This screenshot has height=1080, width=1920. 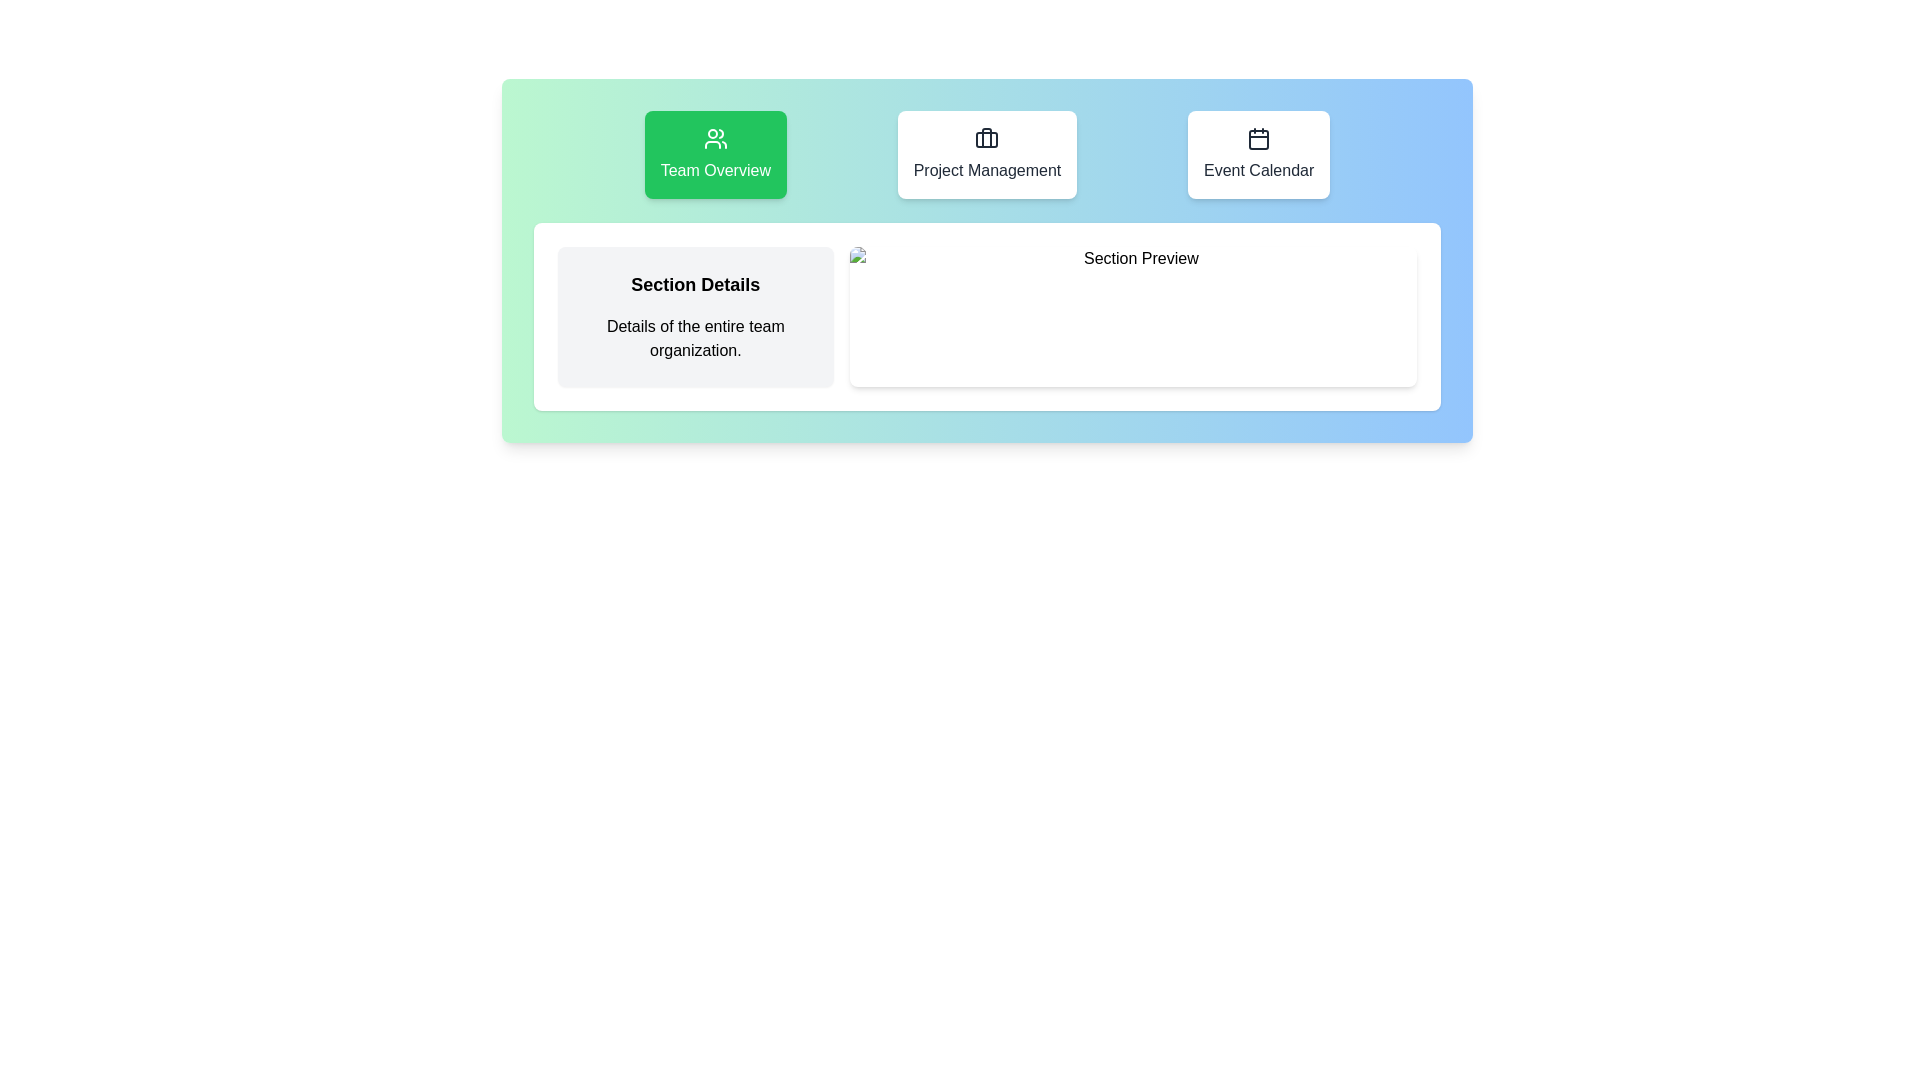 What do you see at coordinates (987, 153) in the screenshot?
I see `the middle button labeled 'Project Management' with a suitcase icon` at bounding box center [987, 153].